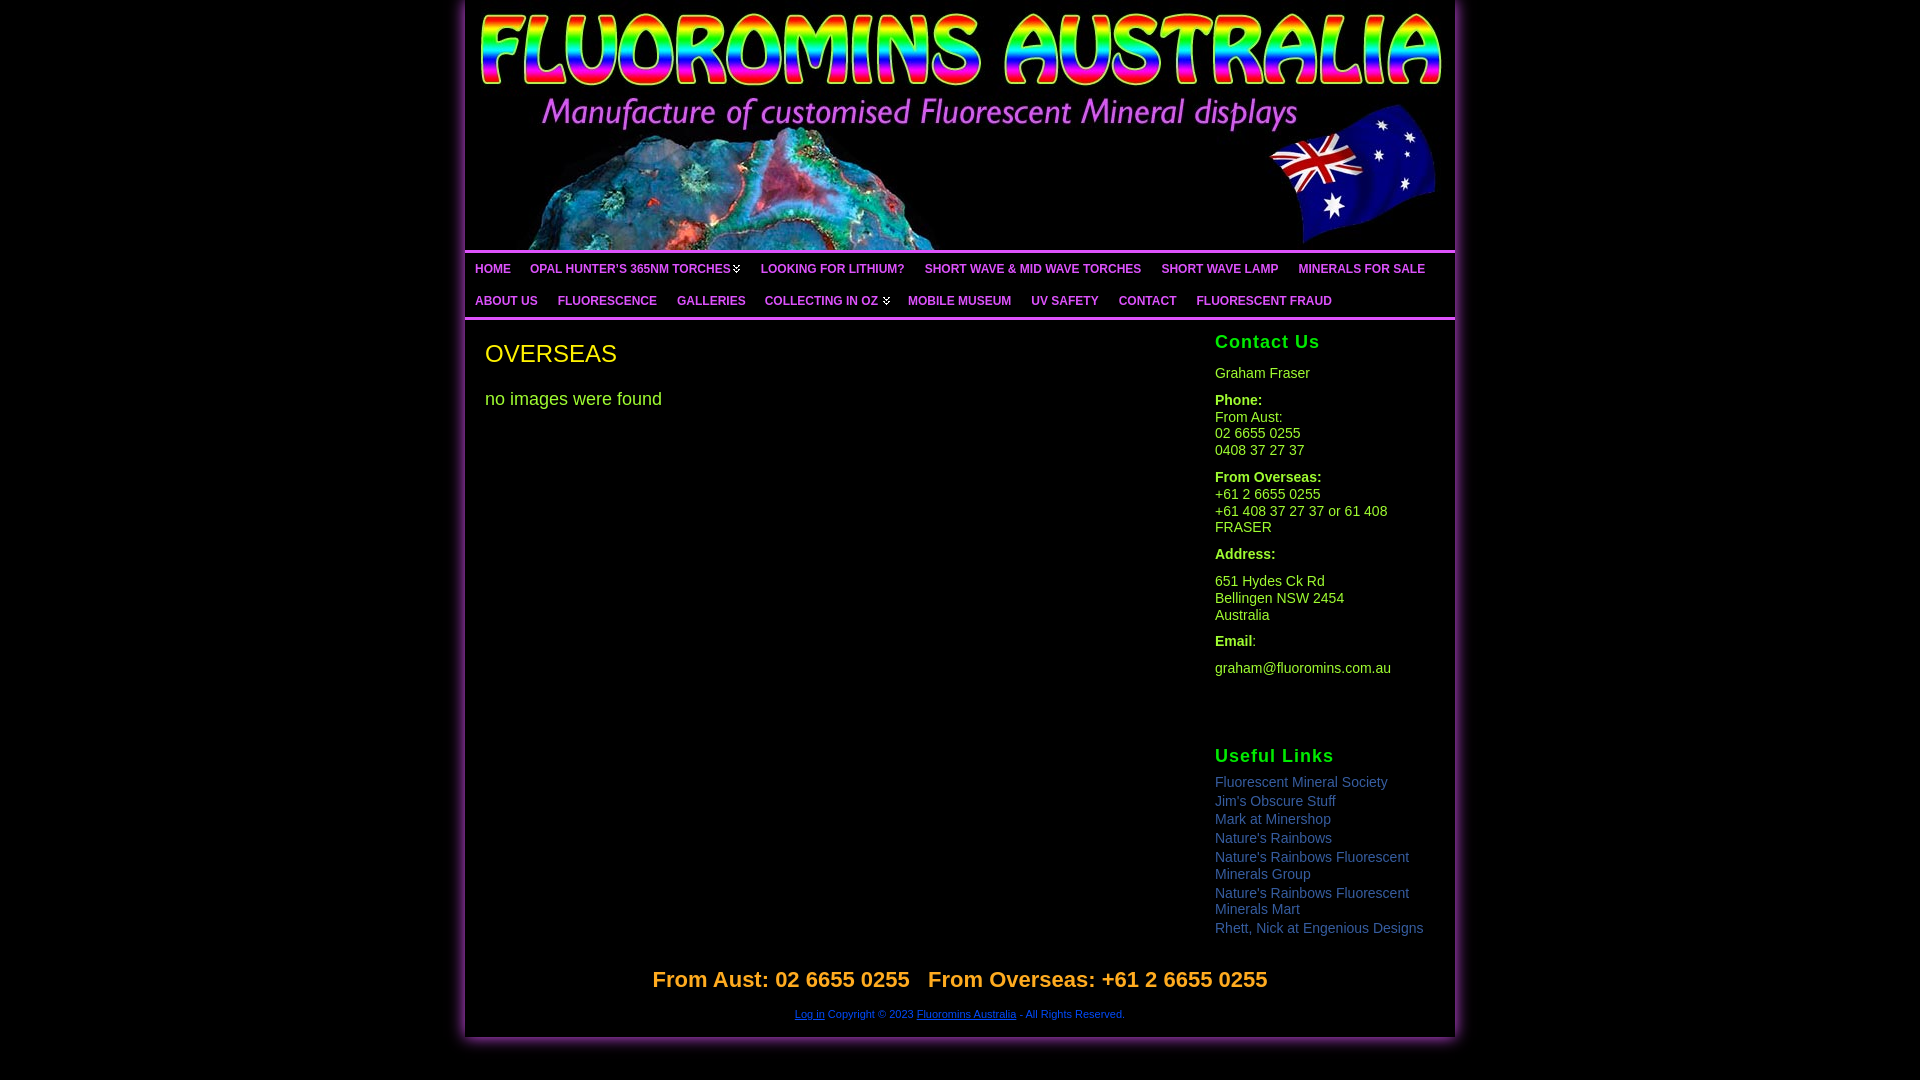  I want to click on 'SHORT WAVE LAMP', so click(1218, 268).